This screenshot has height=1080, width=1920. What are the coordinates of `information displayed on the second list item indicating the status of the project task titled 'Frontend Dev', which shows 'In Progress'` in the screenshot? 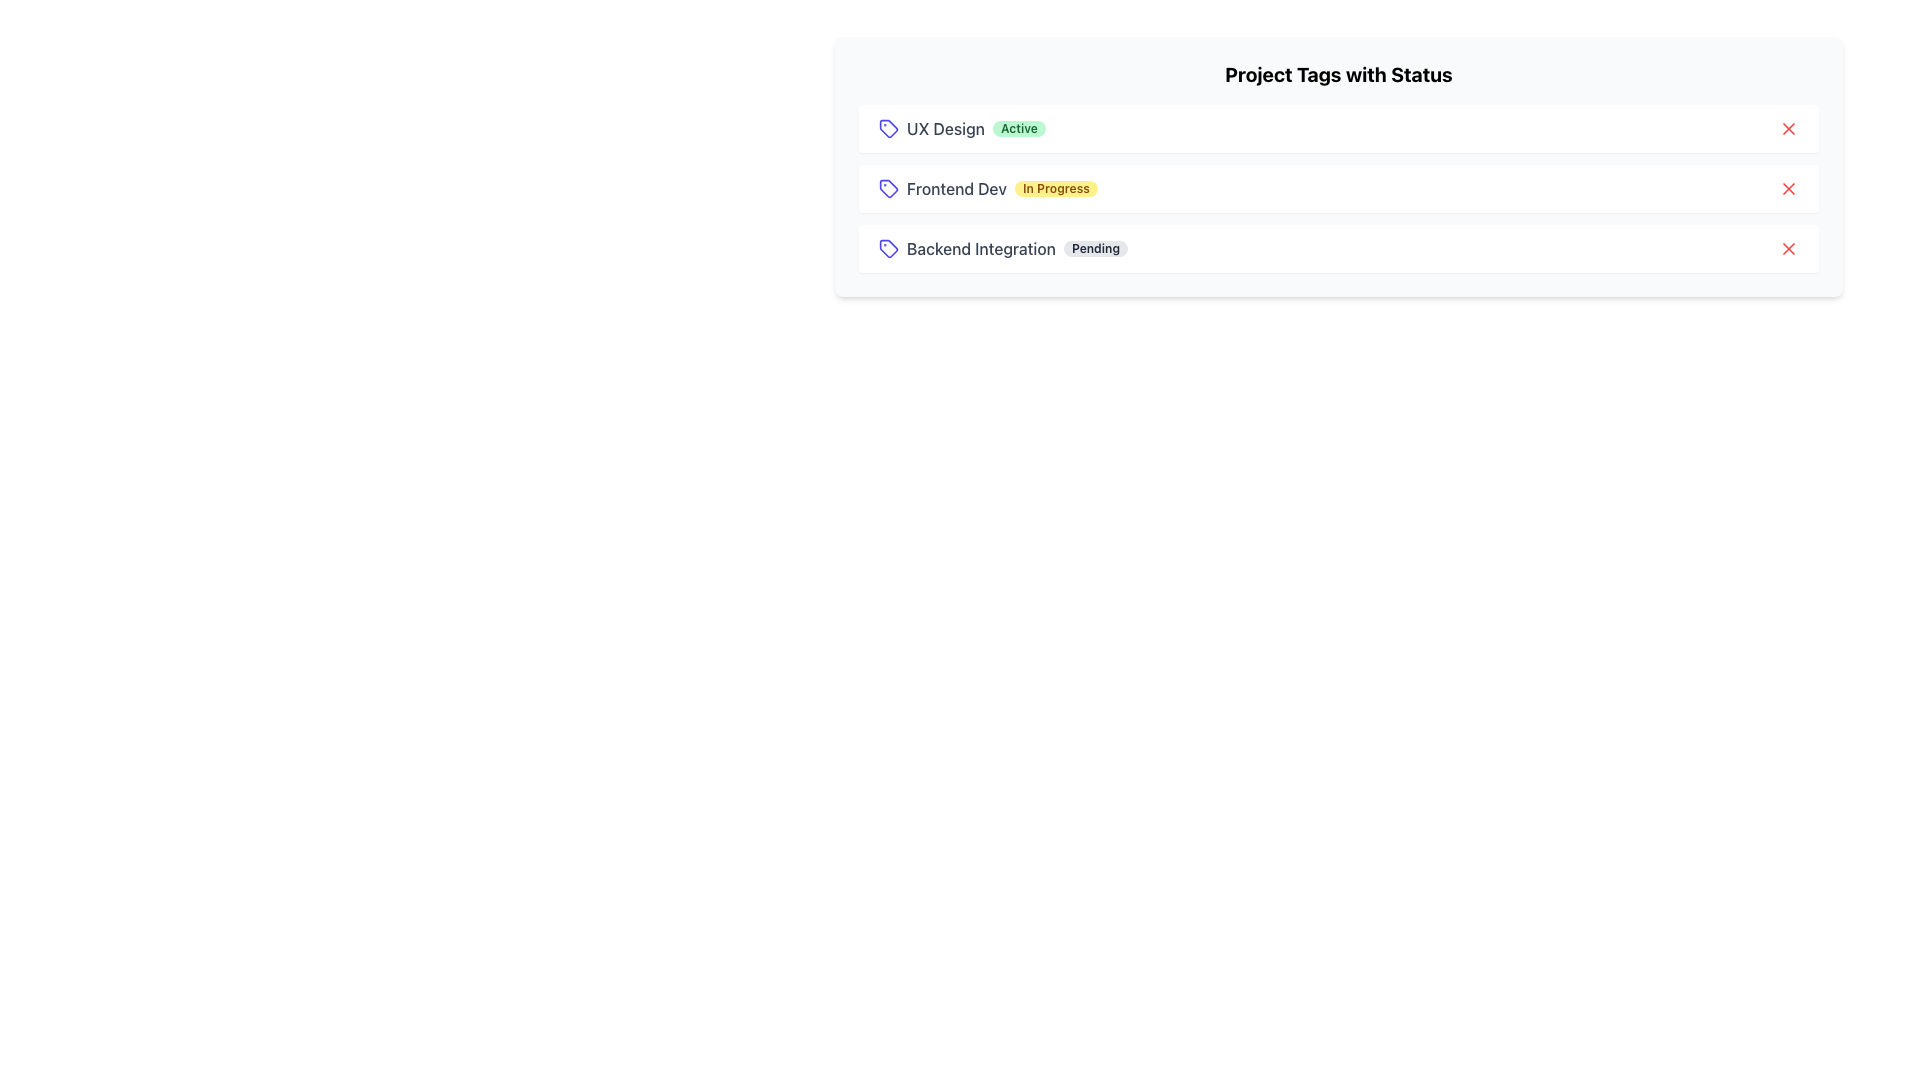 It's located at (988, 189).